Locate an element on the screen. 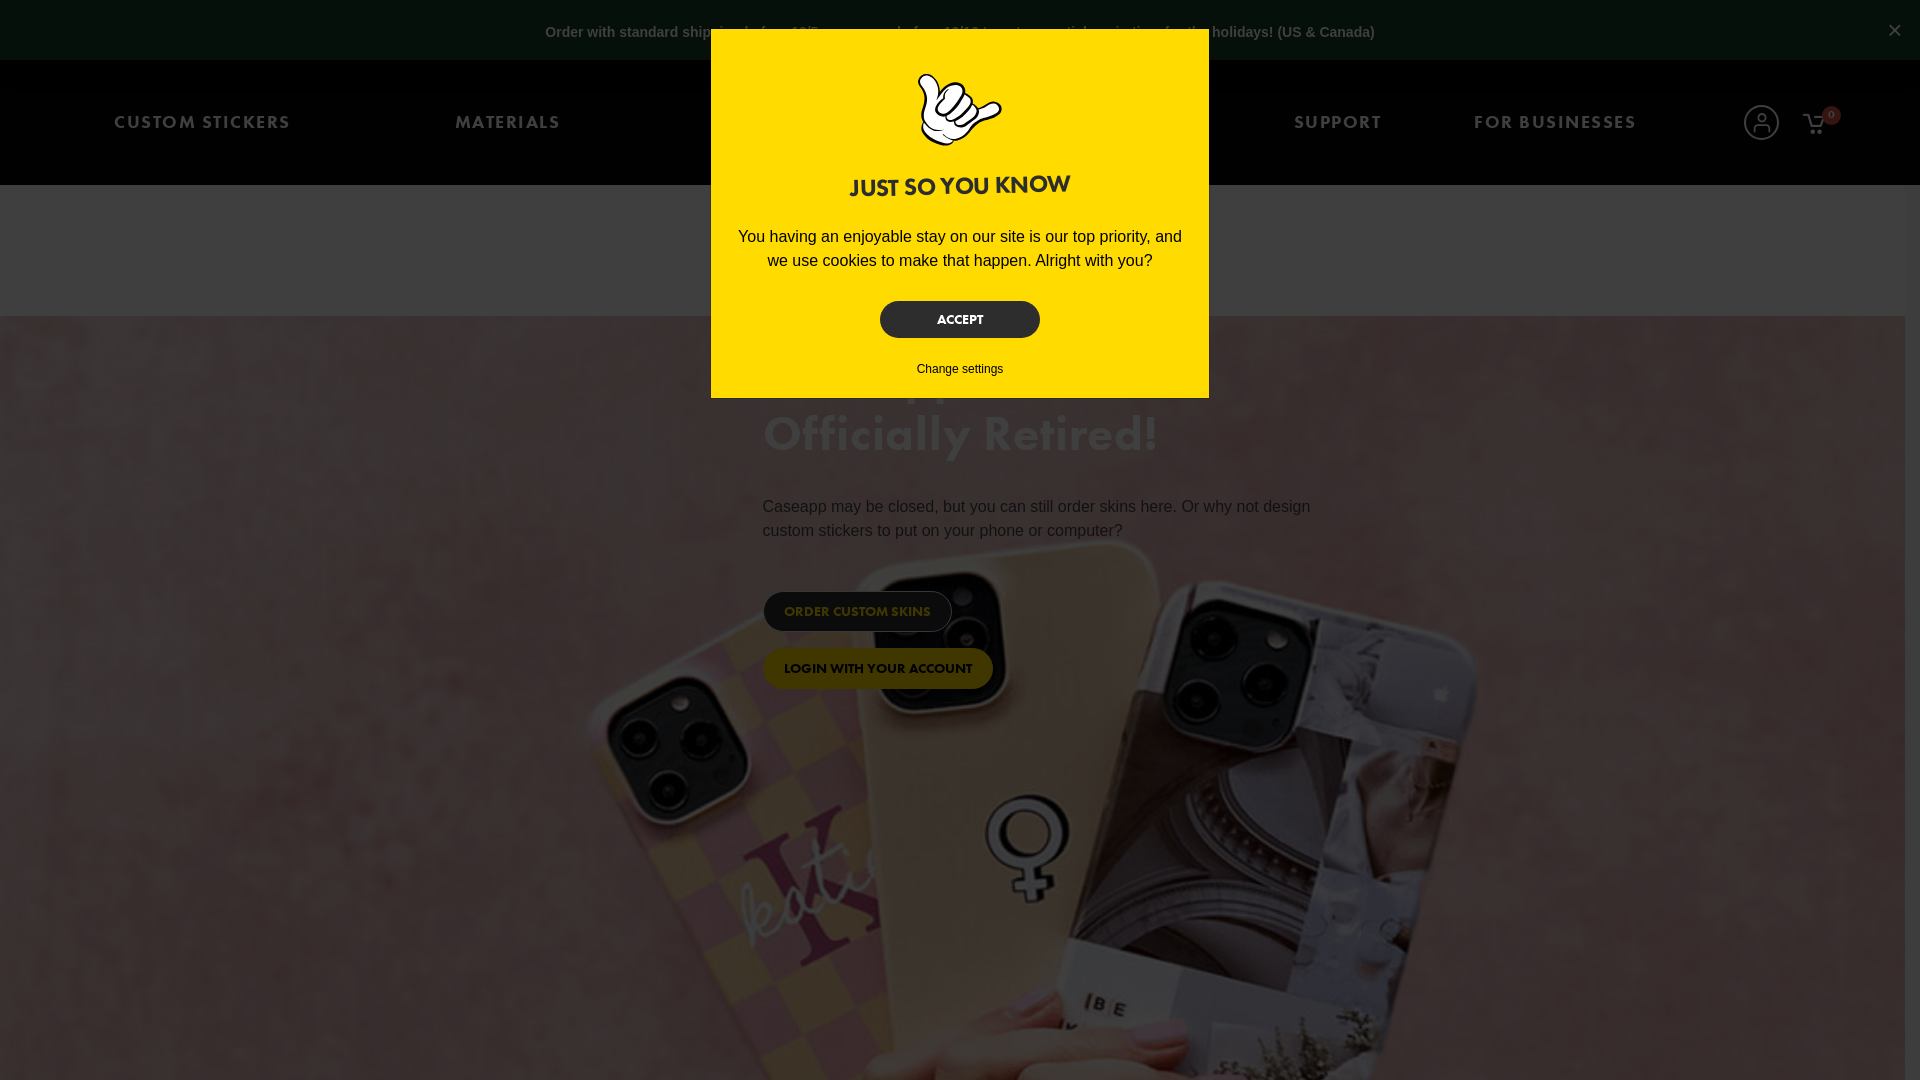 This screenshot has height=1080, width=1920. 'CUSTOM STICKERS' is located at coordinates (202, 122).